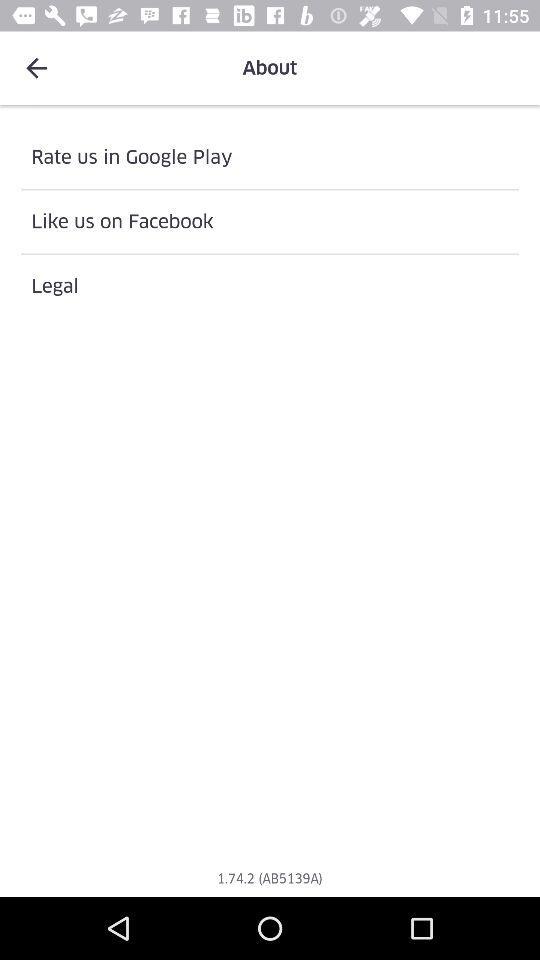  What do you see at coordinates (36, 68) in the screenshot?
I see `icon at the top left corner` at bounding box center [36, 68].